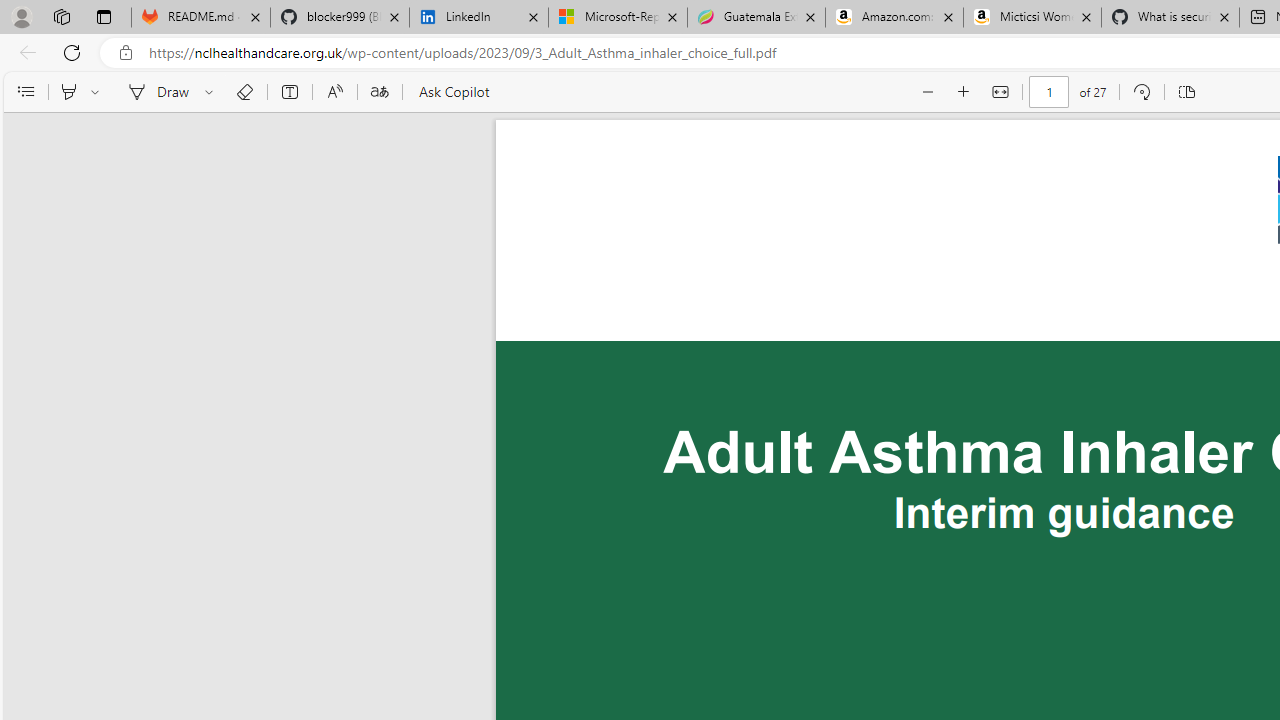 Image resolution: width=1280 pixels, height=720 pixels. What do you see at coordinates (379, 92) in the screenshot?
I see `'Translate'` at bounding box center [379, 92].